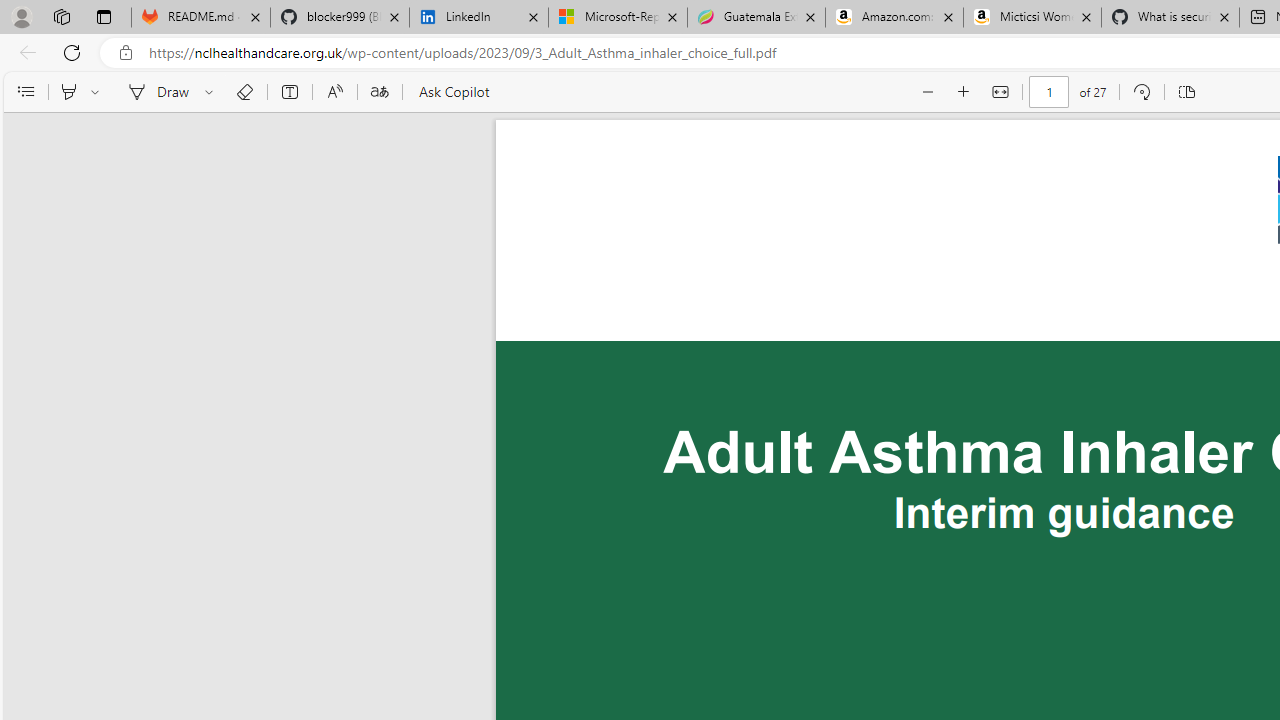 Image resolution: width=1280 pixels, height=720 pixels. What do you see at coordinates (379, 92) in the screenshot?
I see `'Translate'` at bounding box center [379, 92].